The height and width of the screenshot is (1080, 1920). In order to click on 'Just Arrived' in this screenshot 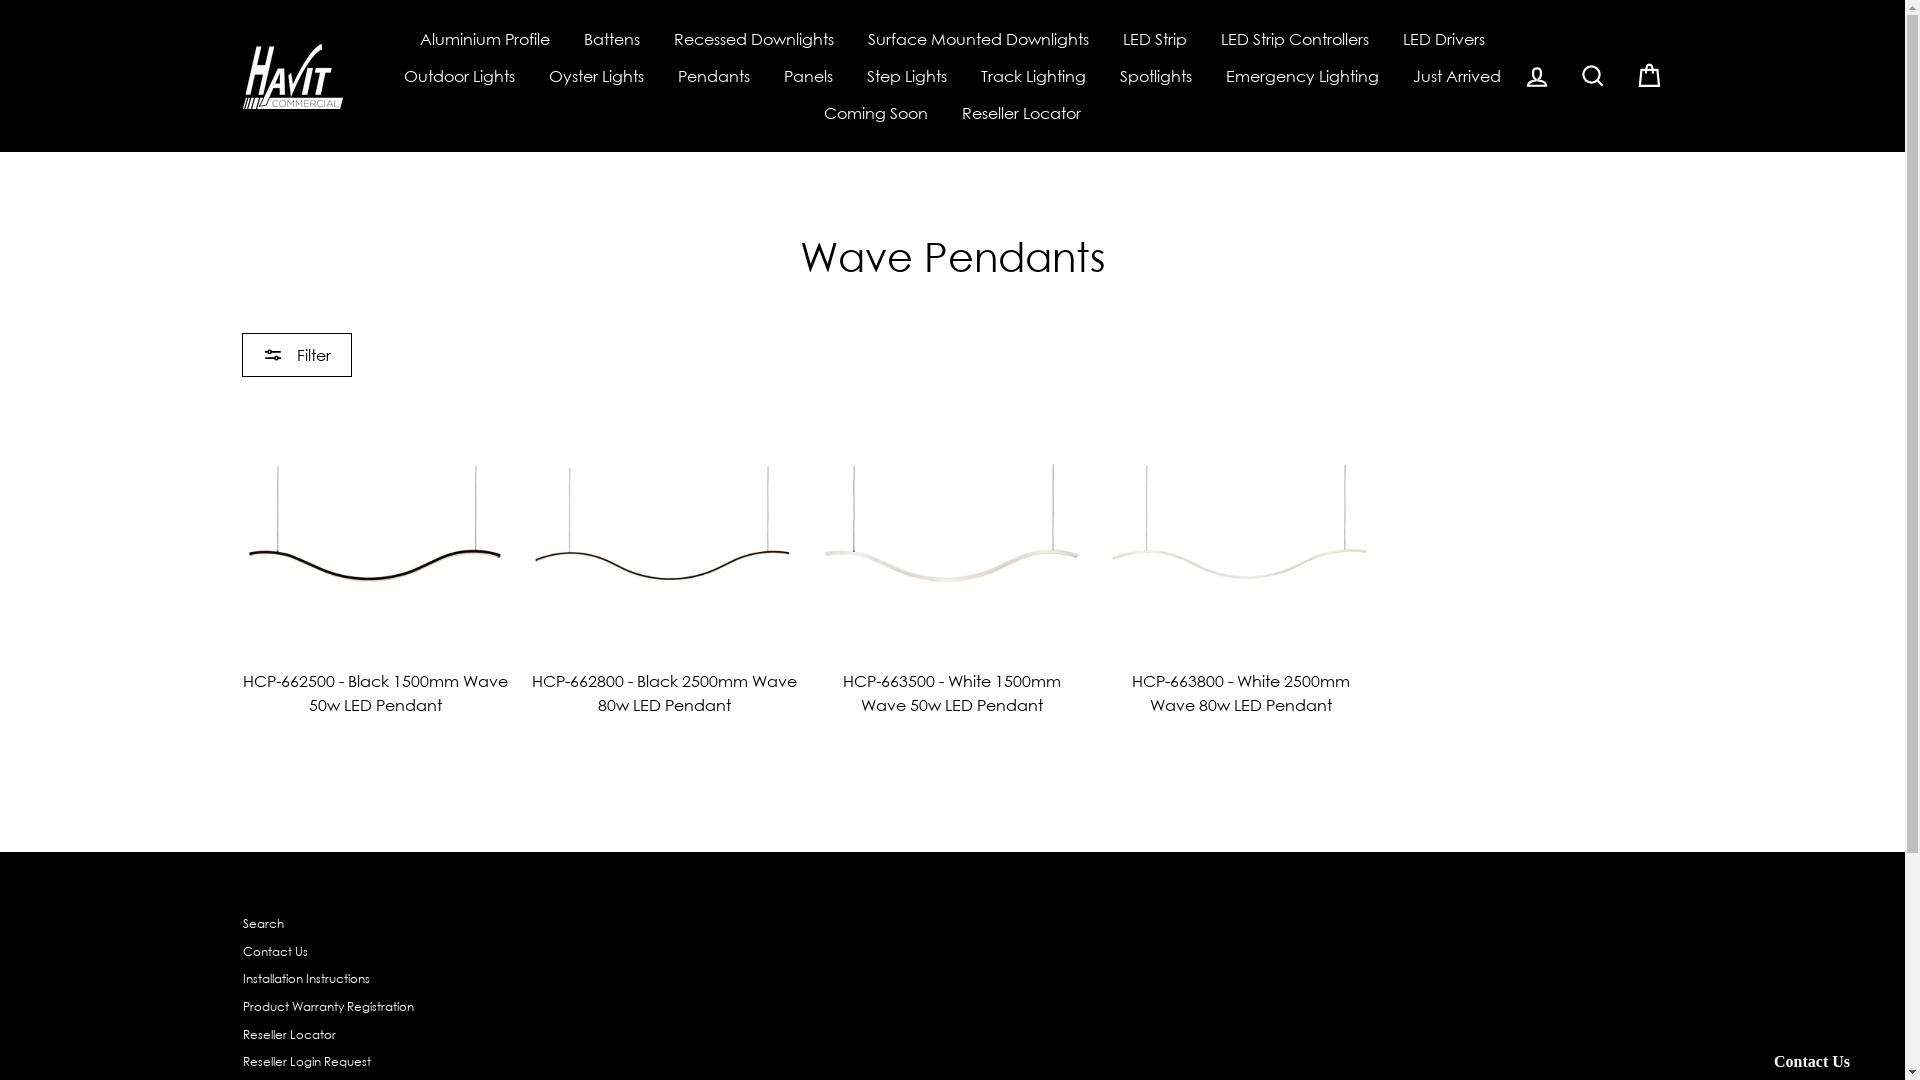, I will do `click(1457, 74)`.